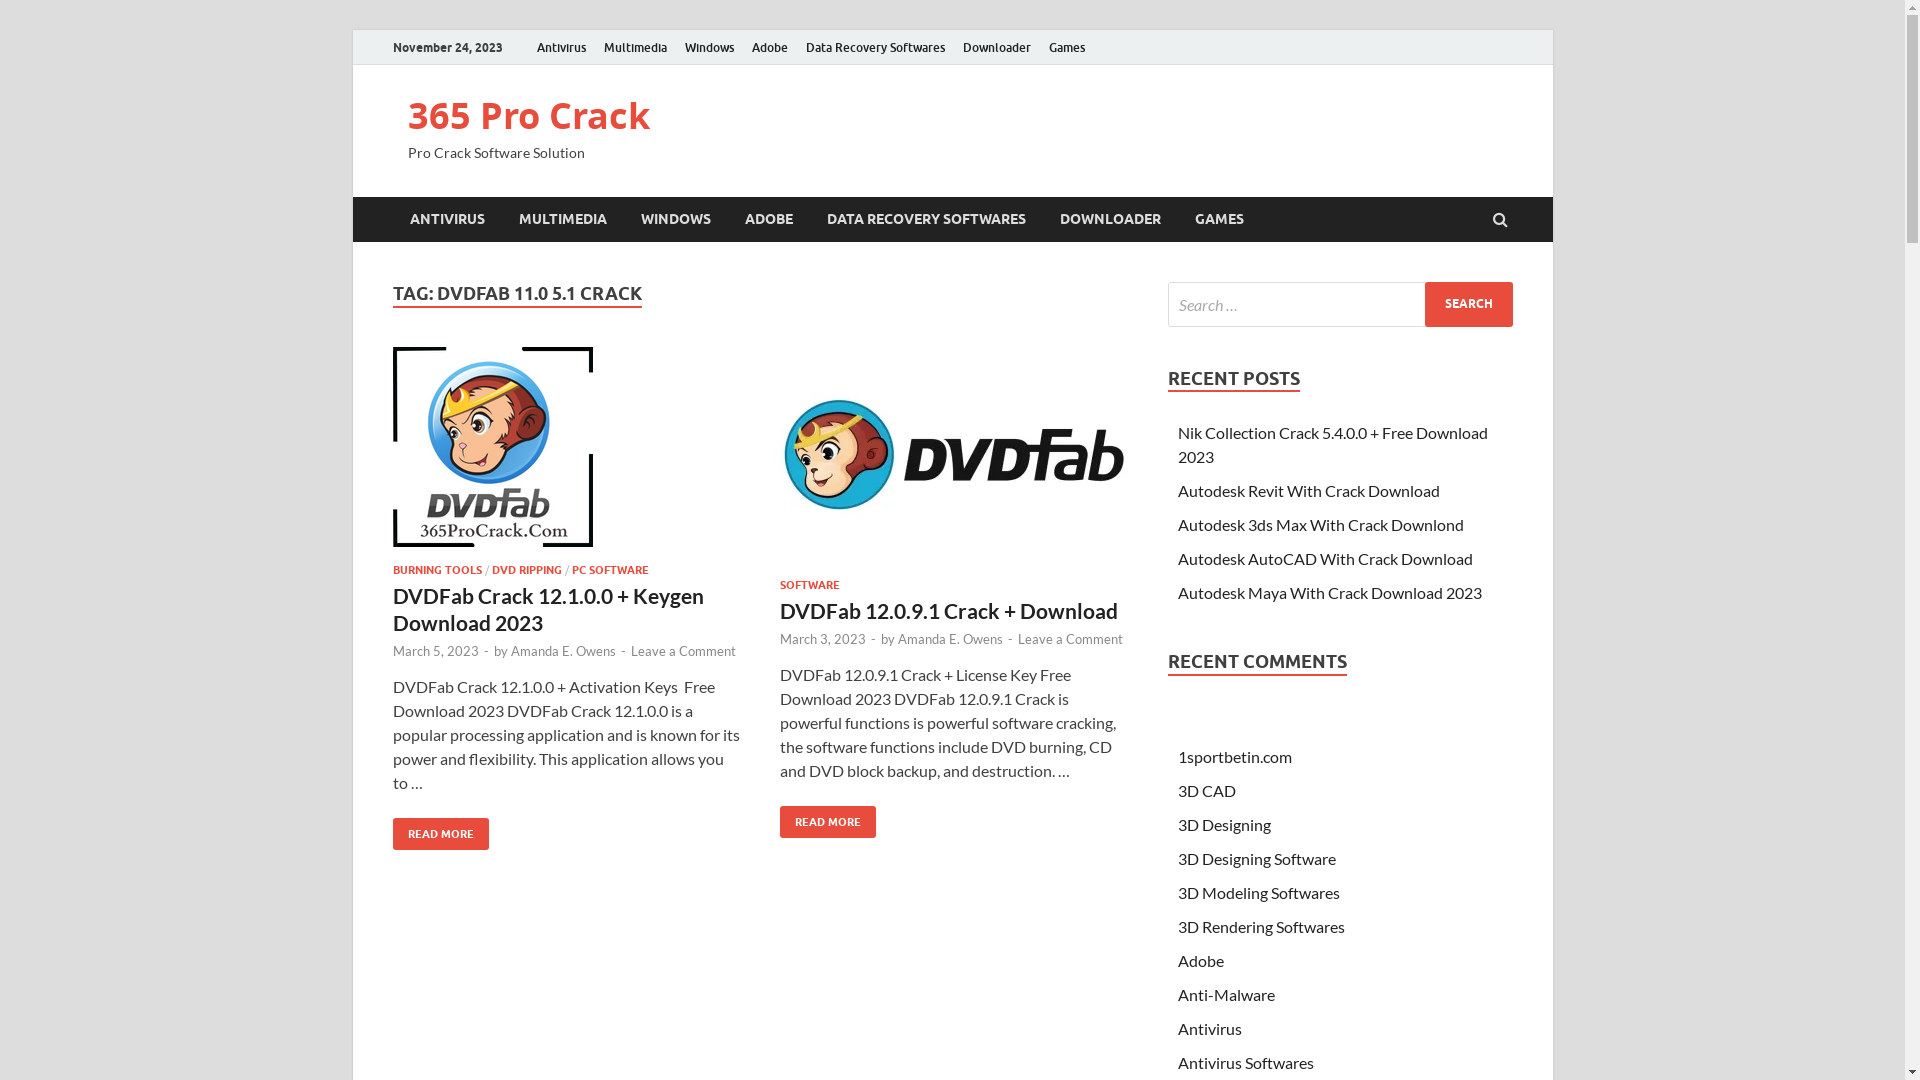 This screenshot has width=1920, height=1080. Describe the element at coordinates (547, 608) in the screenshot. I see `'DVDFab Crack 12.1.0.0 + Keygen Download 2023'` at that location.